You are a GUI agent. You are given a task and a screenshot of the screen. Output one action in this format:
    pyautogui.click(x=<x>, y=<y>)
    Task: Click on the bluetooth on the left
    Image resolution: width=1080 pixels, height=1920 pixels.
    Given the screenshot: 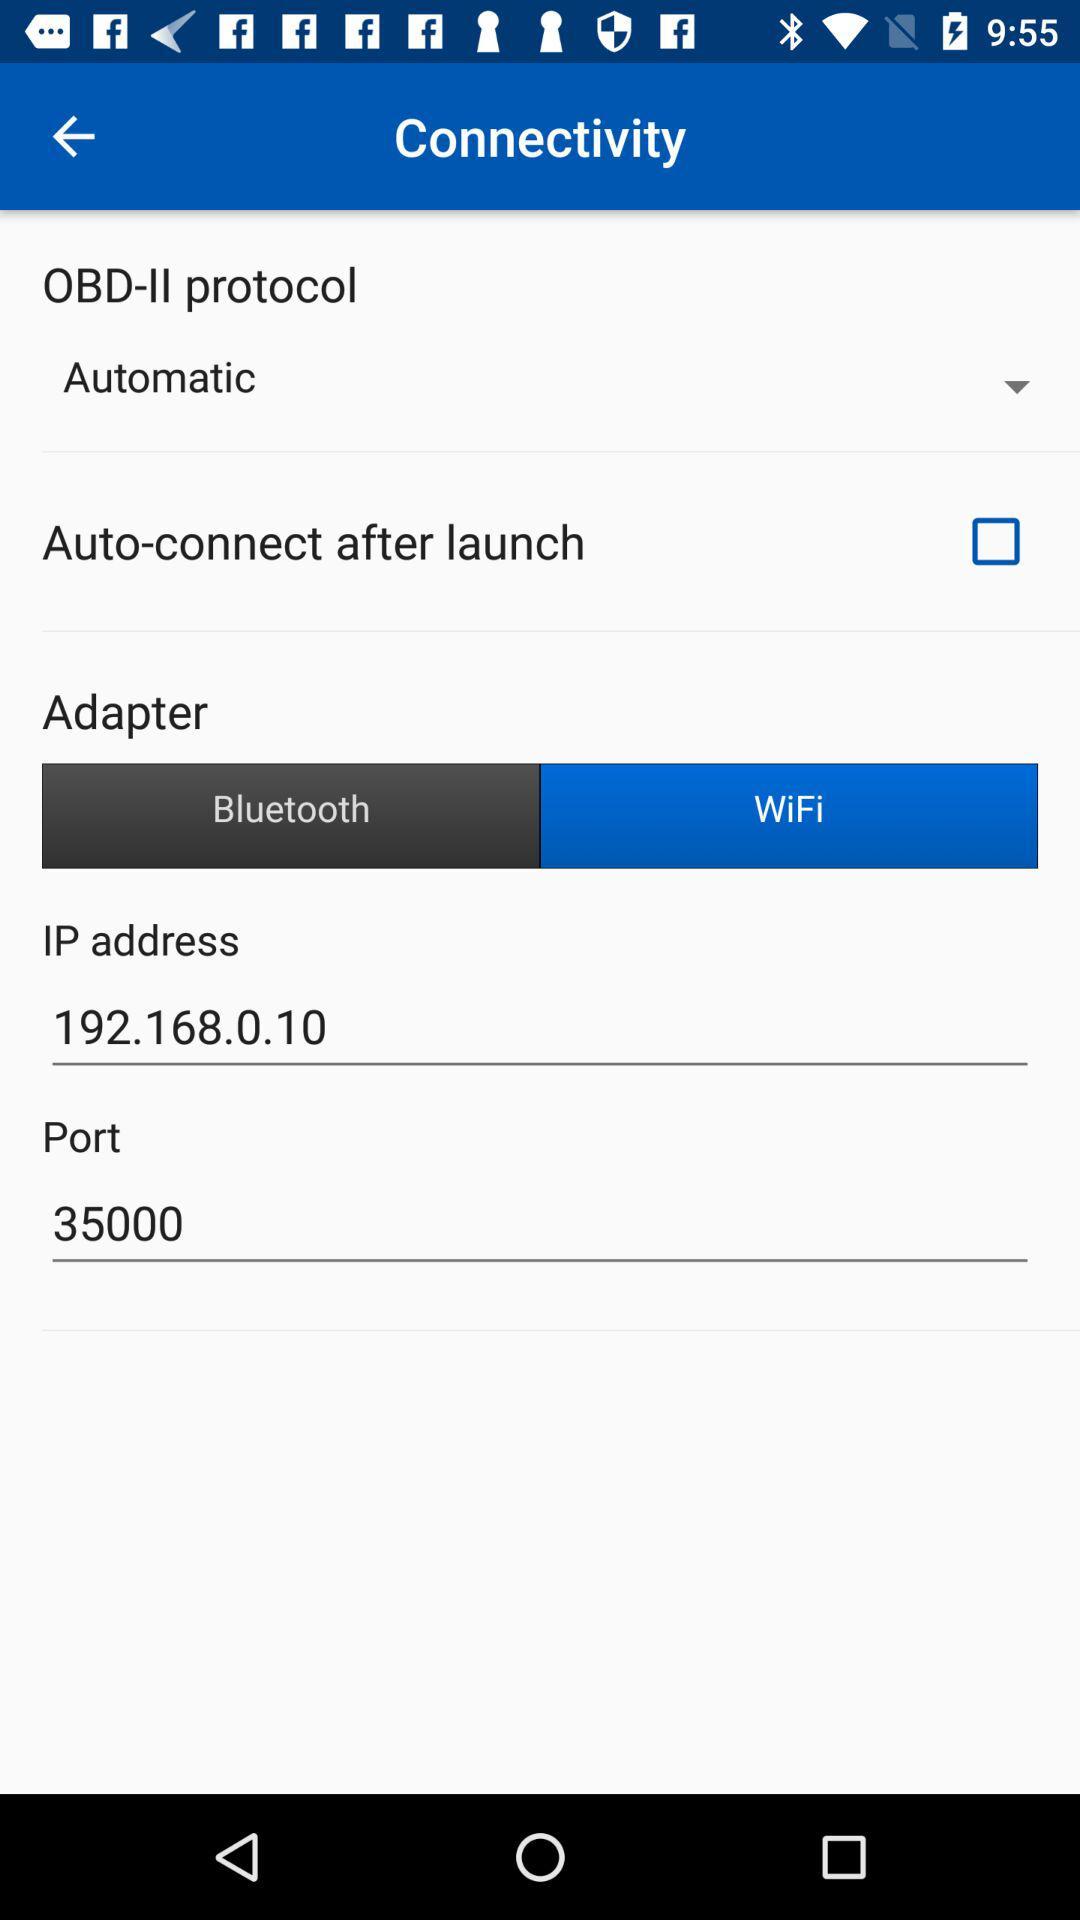 What is the action you would take?
    pyautogui.click(x=290, y=816)
    